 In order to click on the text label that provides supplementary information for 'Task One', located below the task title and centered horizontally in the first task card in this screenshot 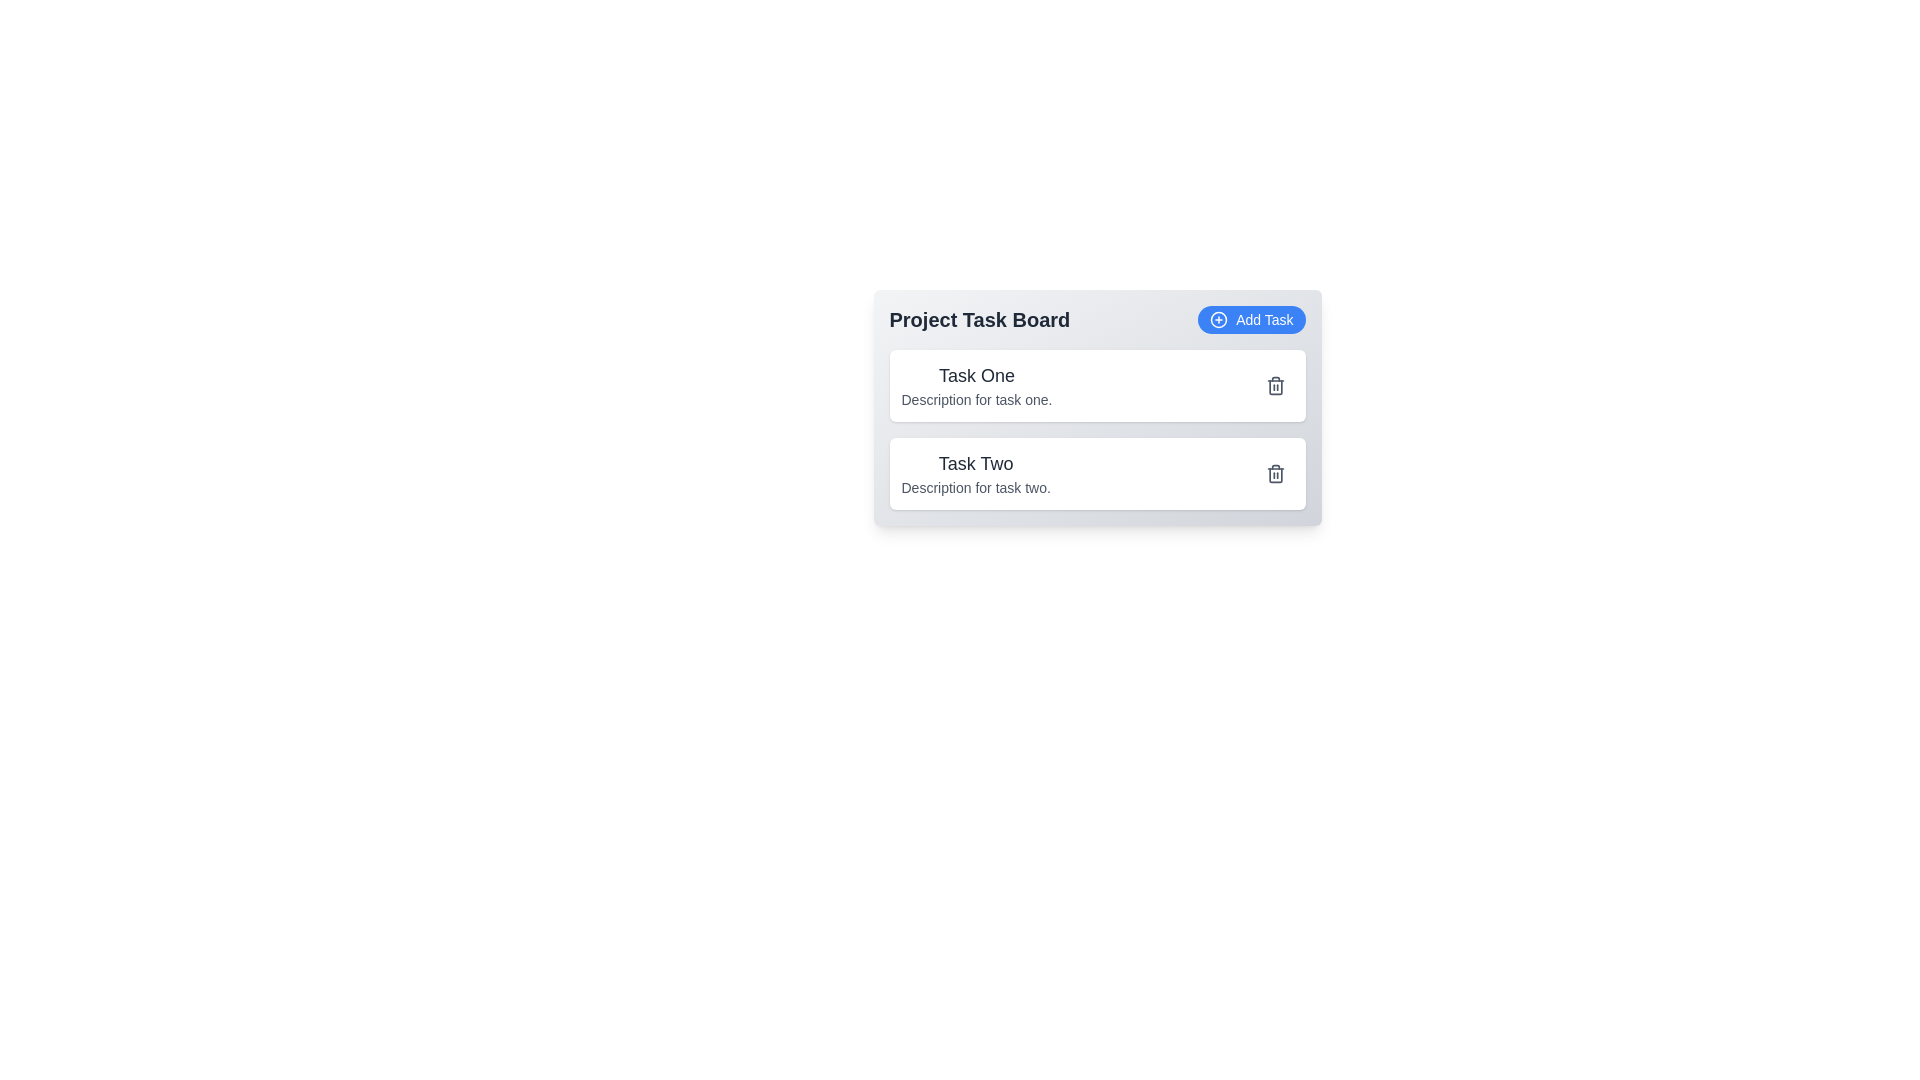, I will do `click(976, 400)`.